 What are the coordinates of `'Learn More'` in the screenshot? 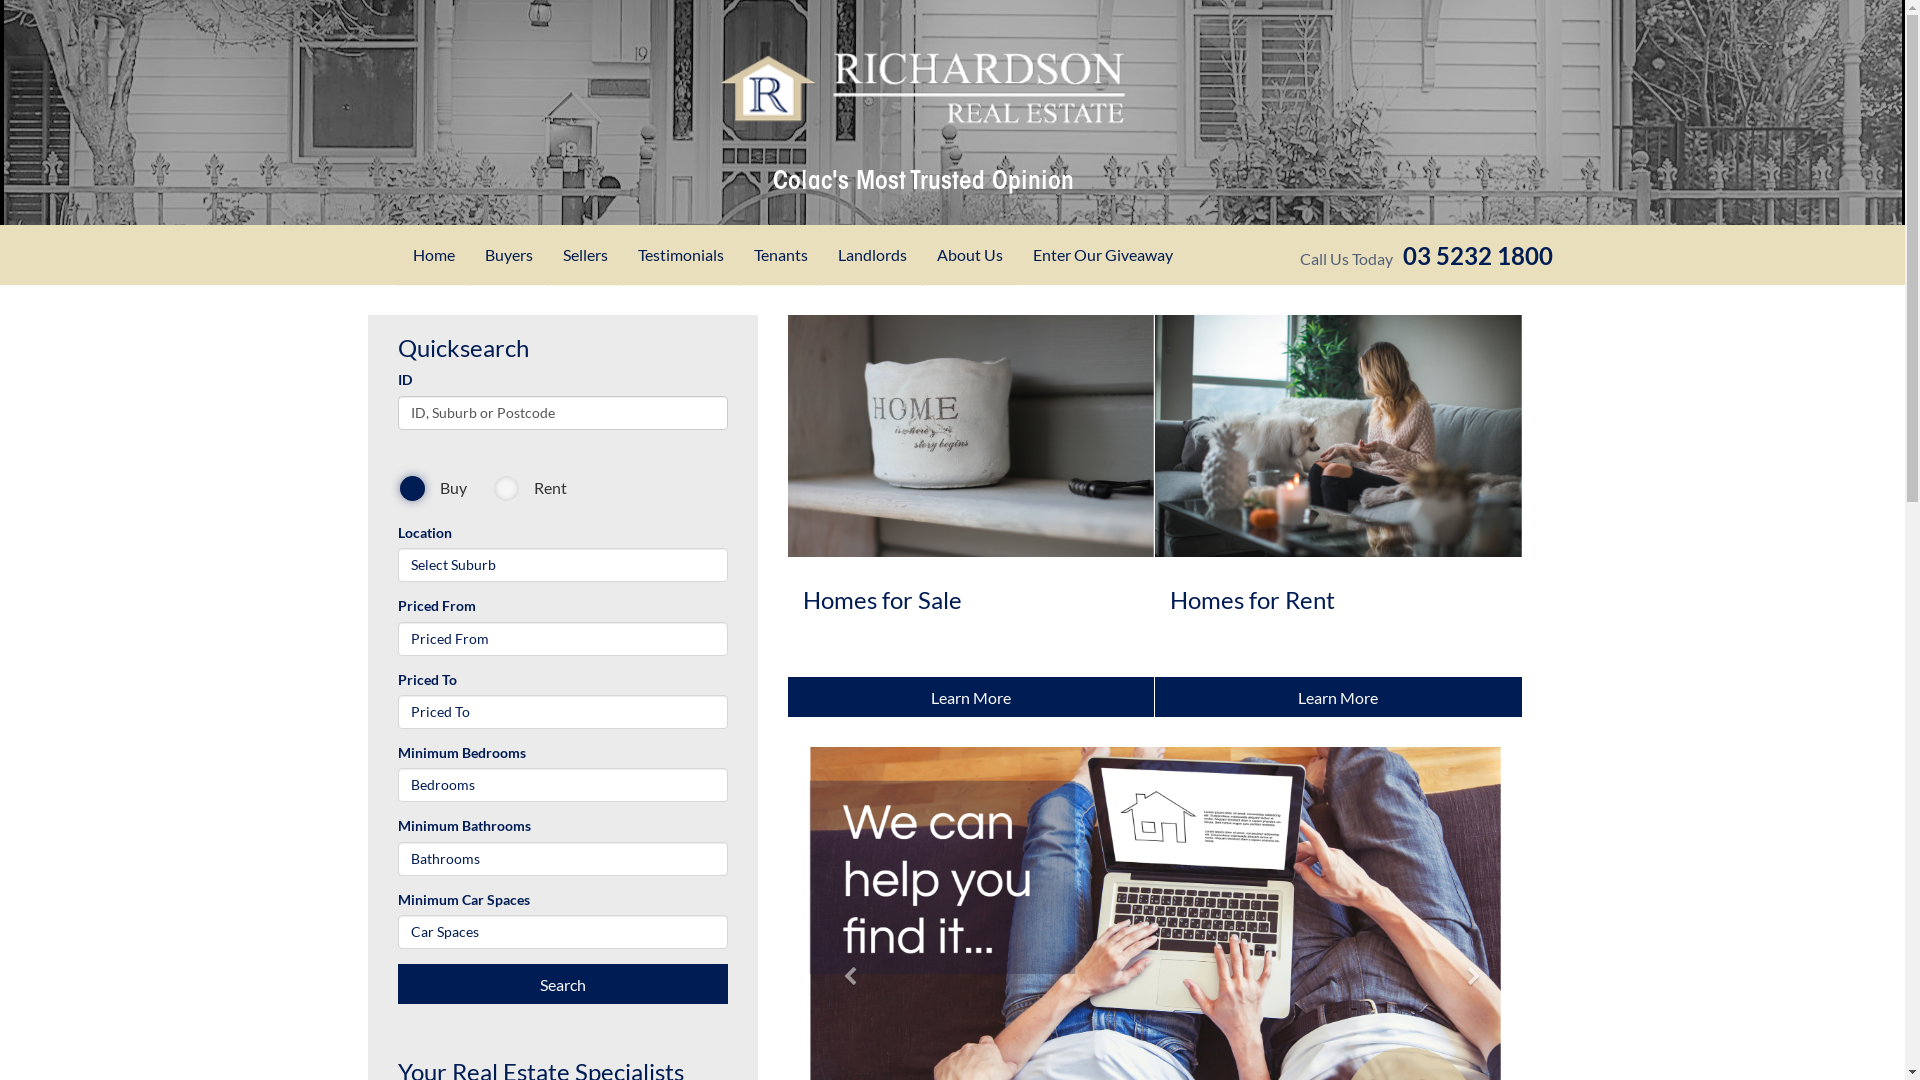 It's located at (971, 696).